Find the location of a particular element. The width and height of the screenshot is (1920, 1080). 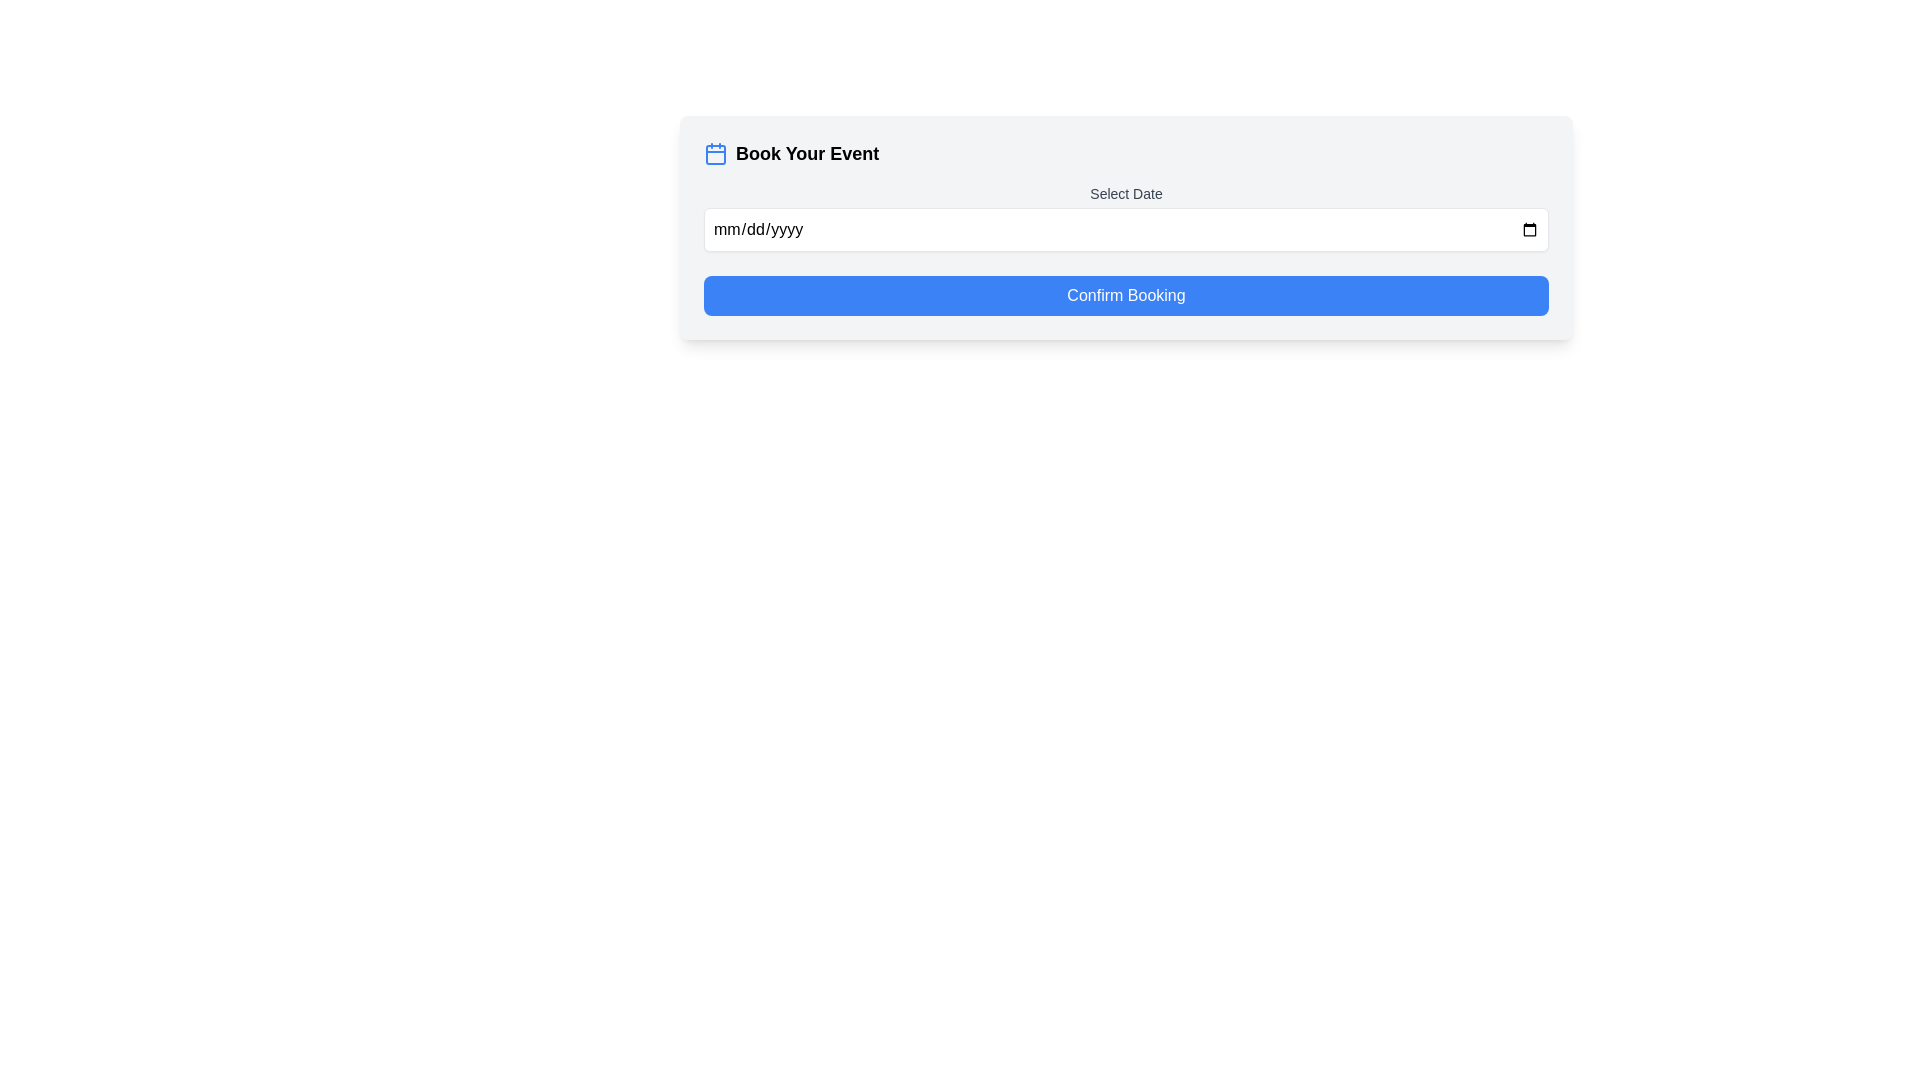

the text label 'Book Your Event' is located at coordinates (807, 153).